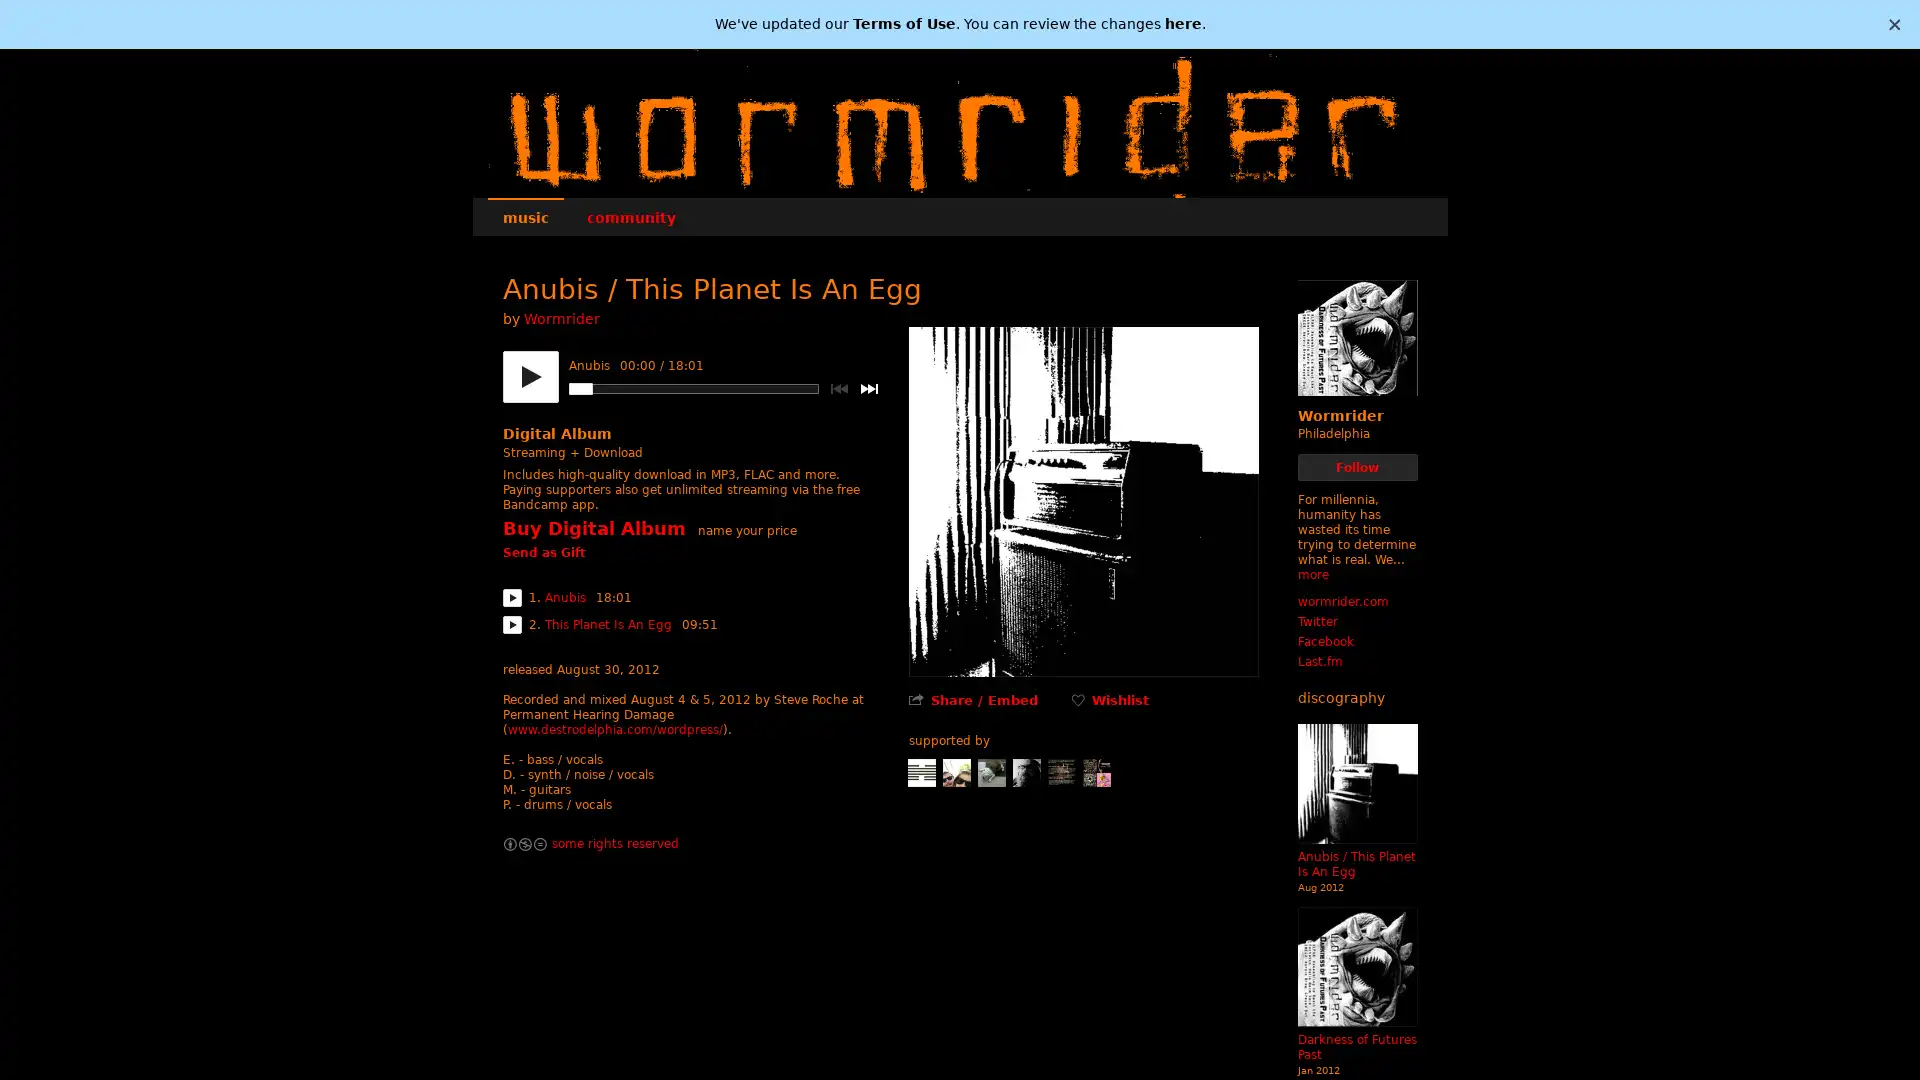 The height and width of the screenshot is (1080, 1920). I want to click on Send as Gift, so click(543, 554).